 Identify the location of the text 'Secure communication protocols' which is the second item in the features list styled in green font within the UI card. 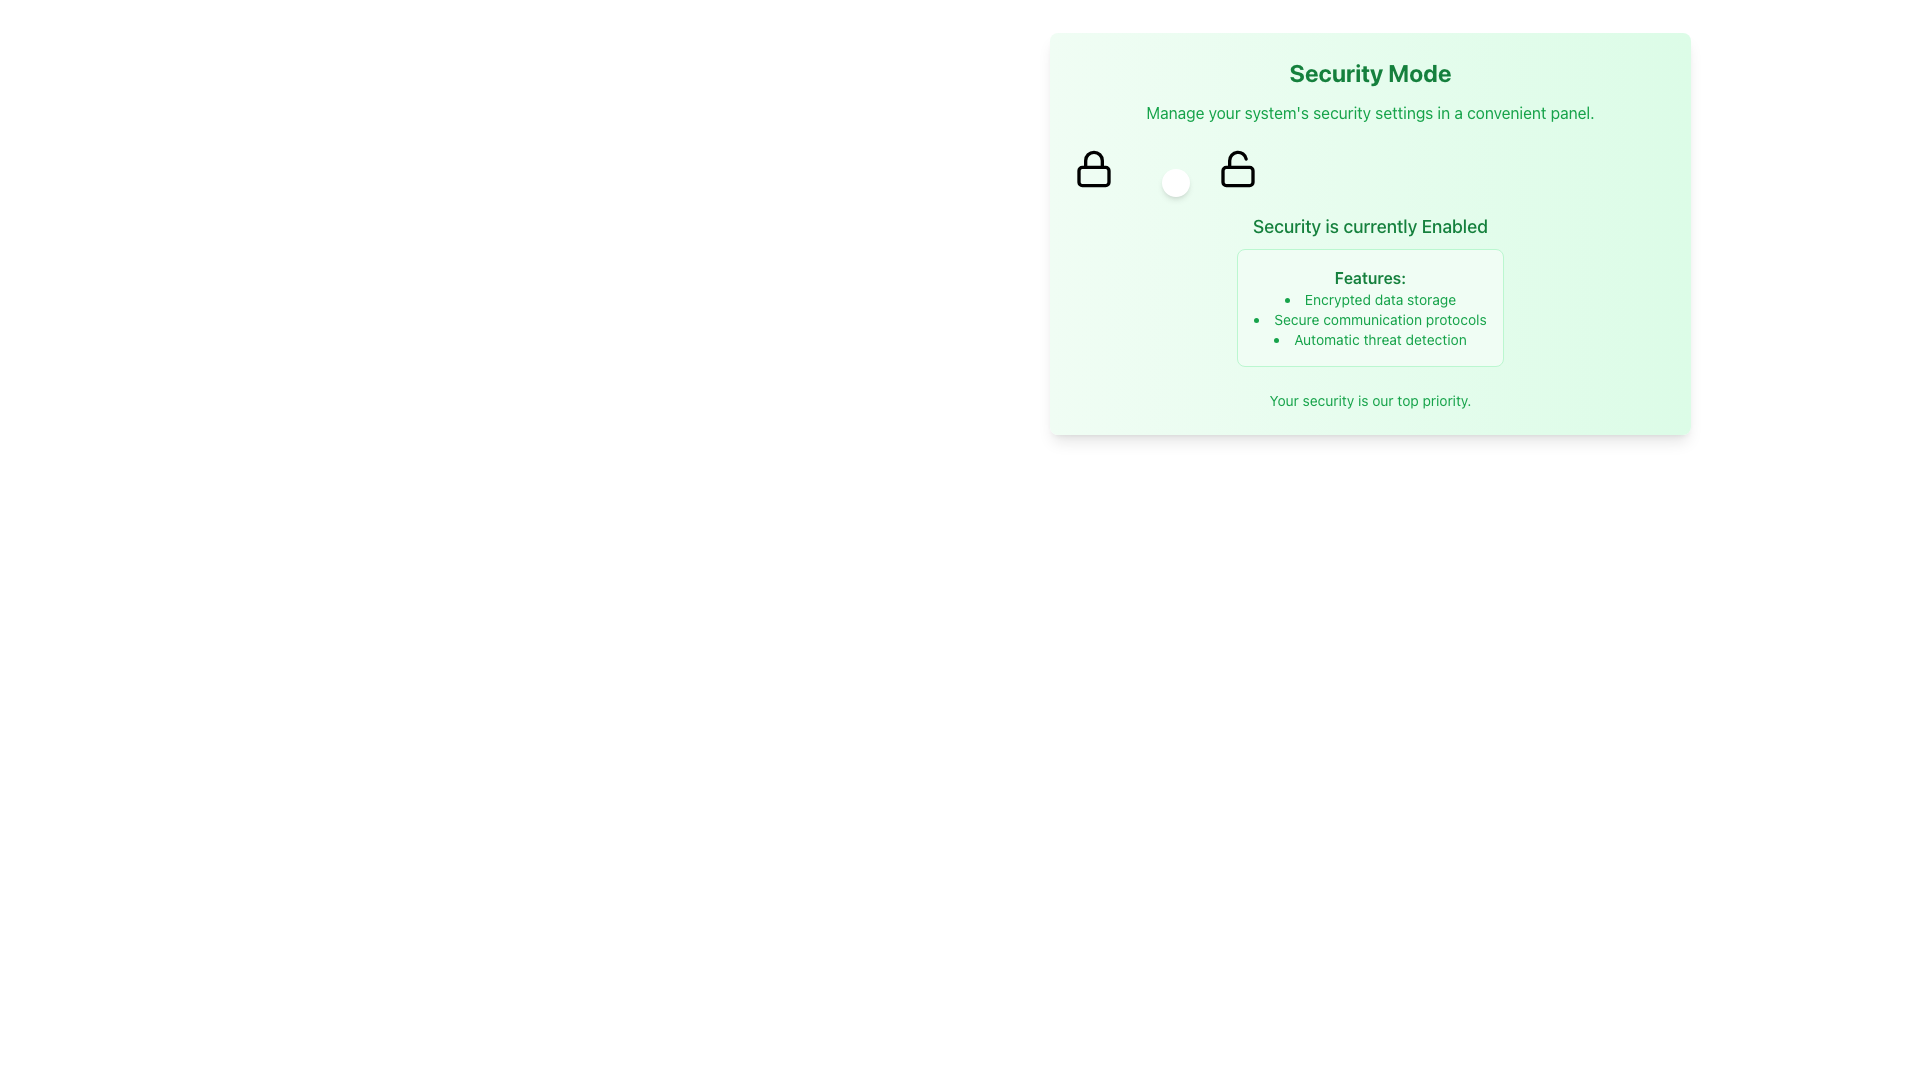
(1369, 319).